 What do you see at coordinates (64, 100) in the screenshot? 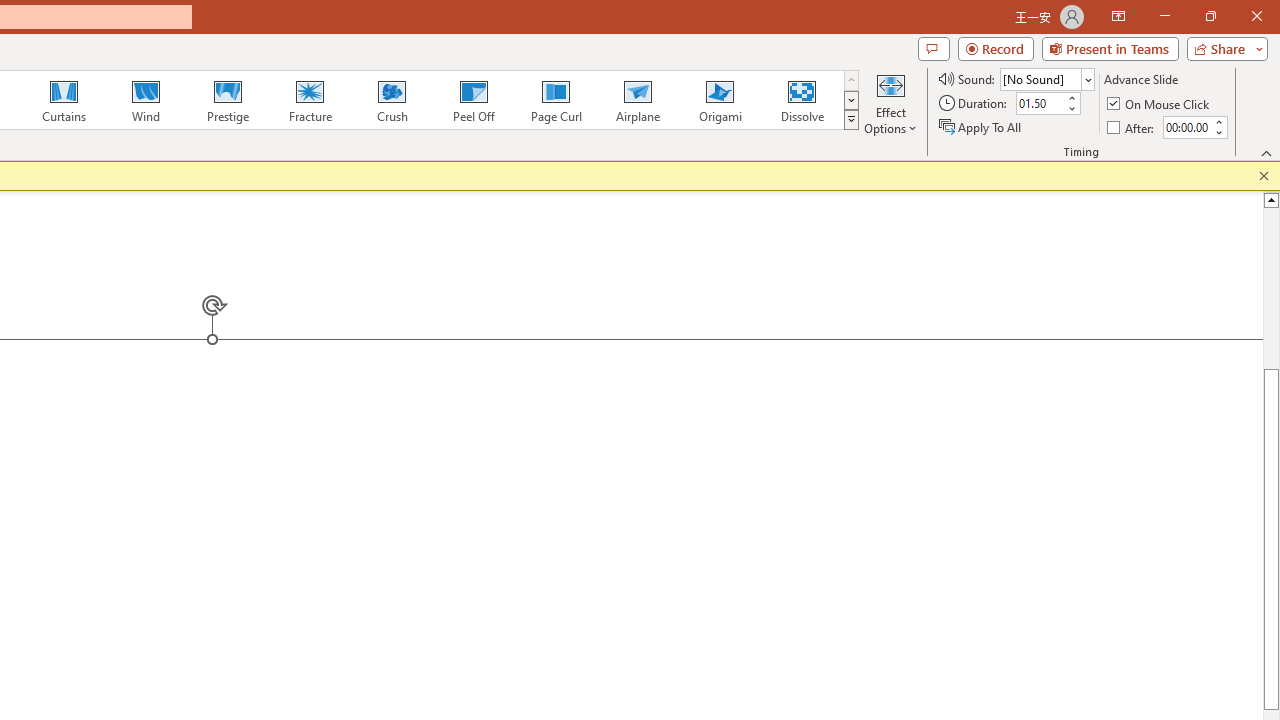
I see `'Curtains'` at bounding box center [64, 100].